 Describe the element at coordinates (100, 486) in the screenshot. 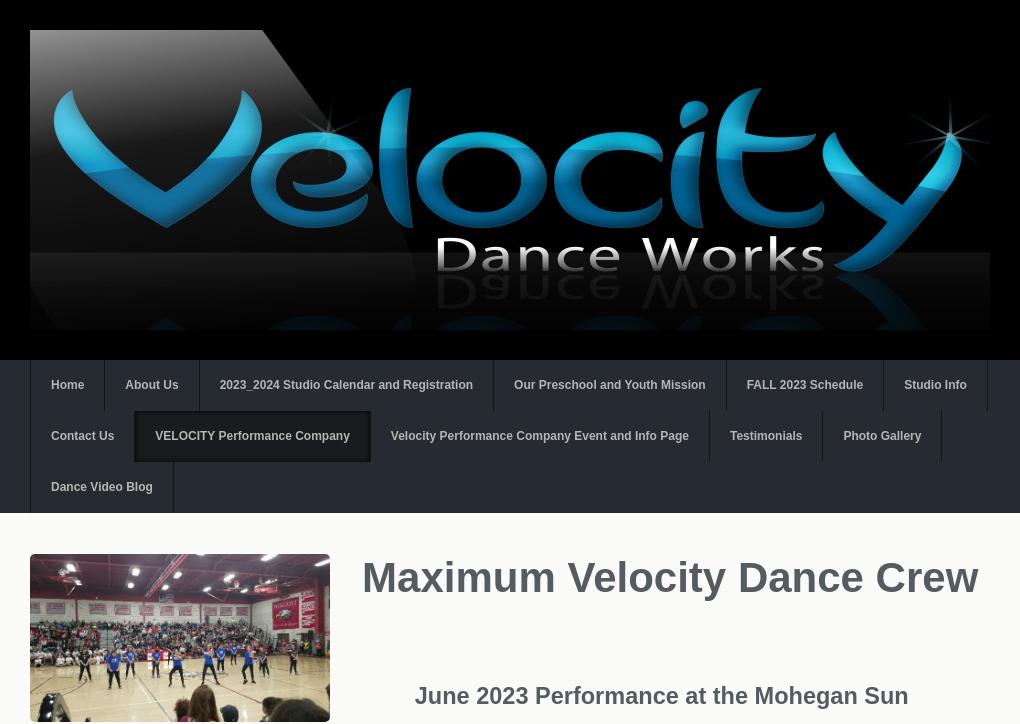

I see `'Dance Video Blog'` at that location.